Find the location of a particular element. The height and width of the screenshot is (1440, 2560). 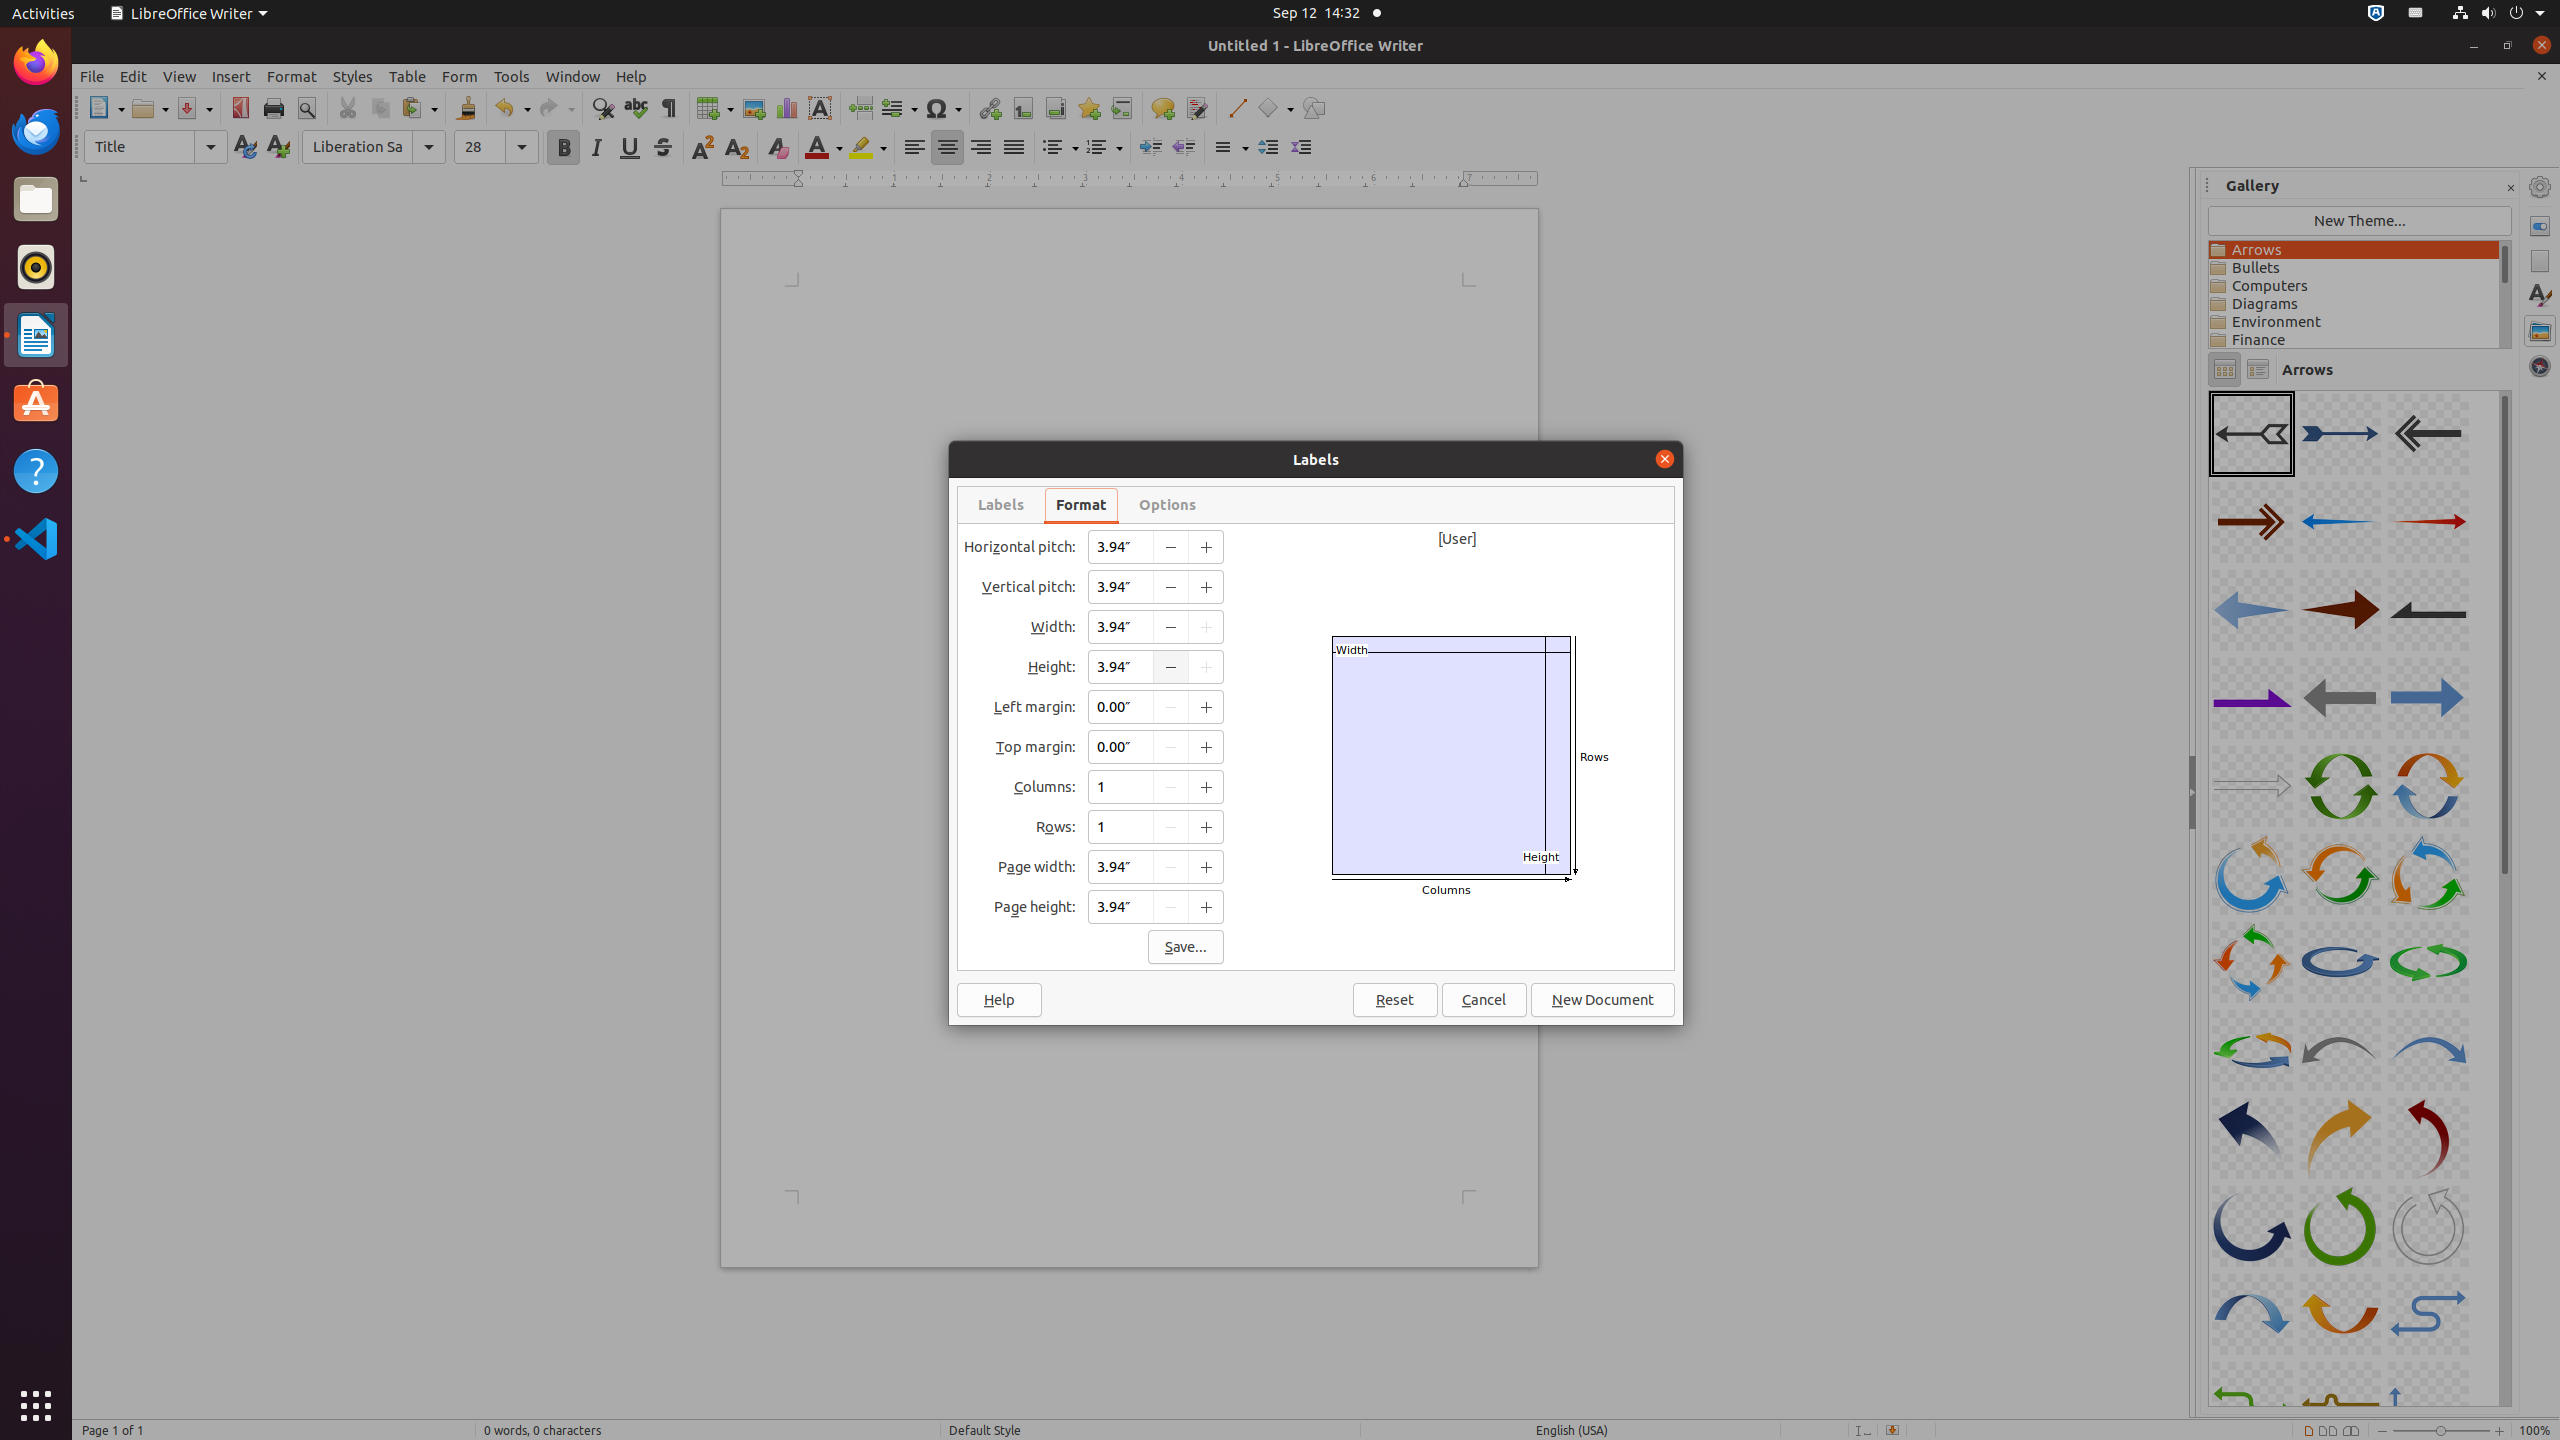

'Show Applications' is located at coordinates (36, 1405).